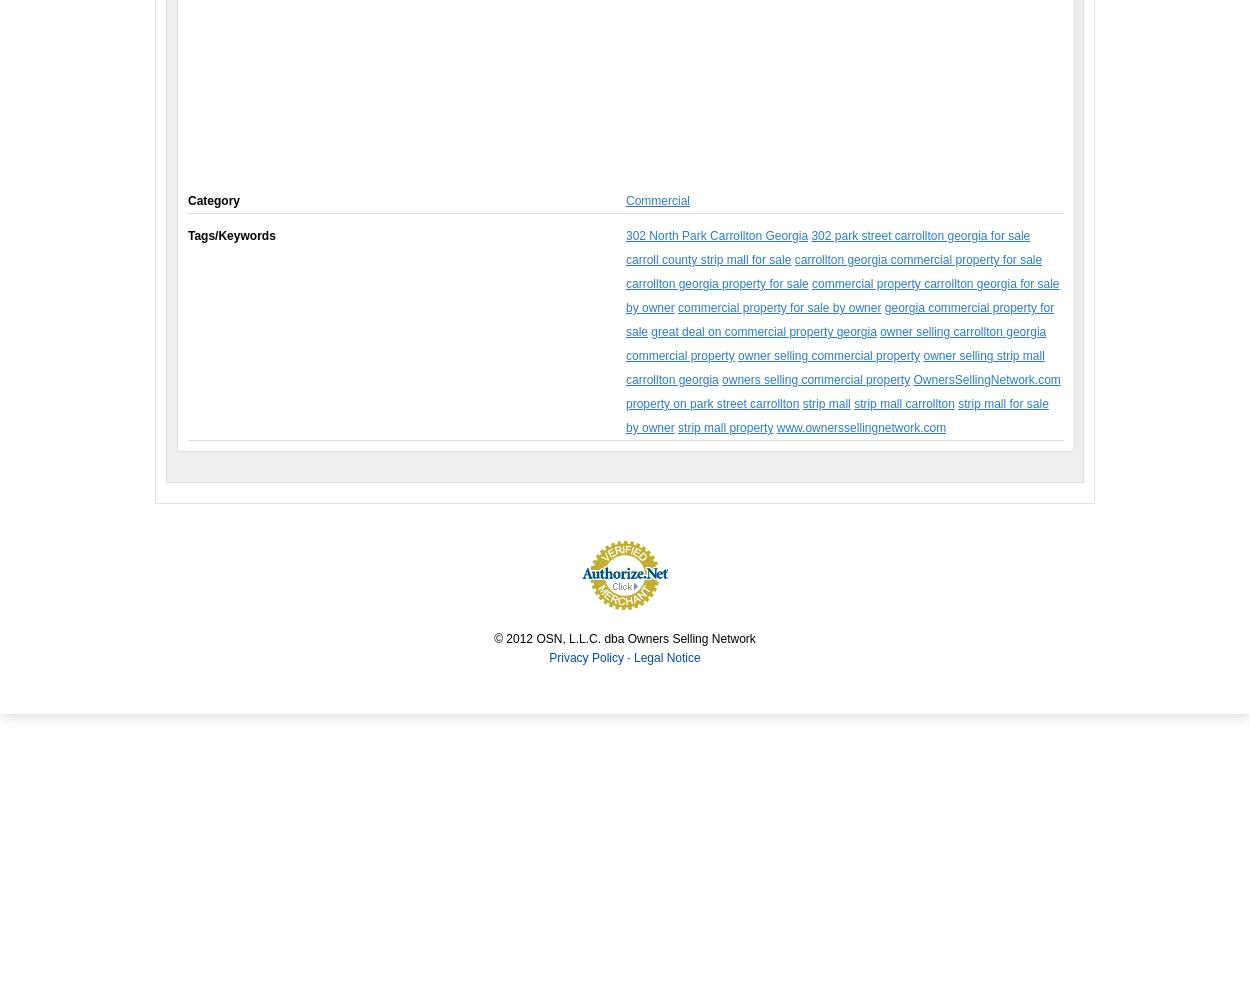 The image size is (1250, 1000). I want to click on 'great deal on commercial property georgia', so click(763, 331).